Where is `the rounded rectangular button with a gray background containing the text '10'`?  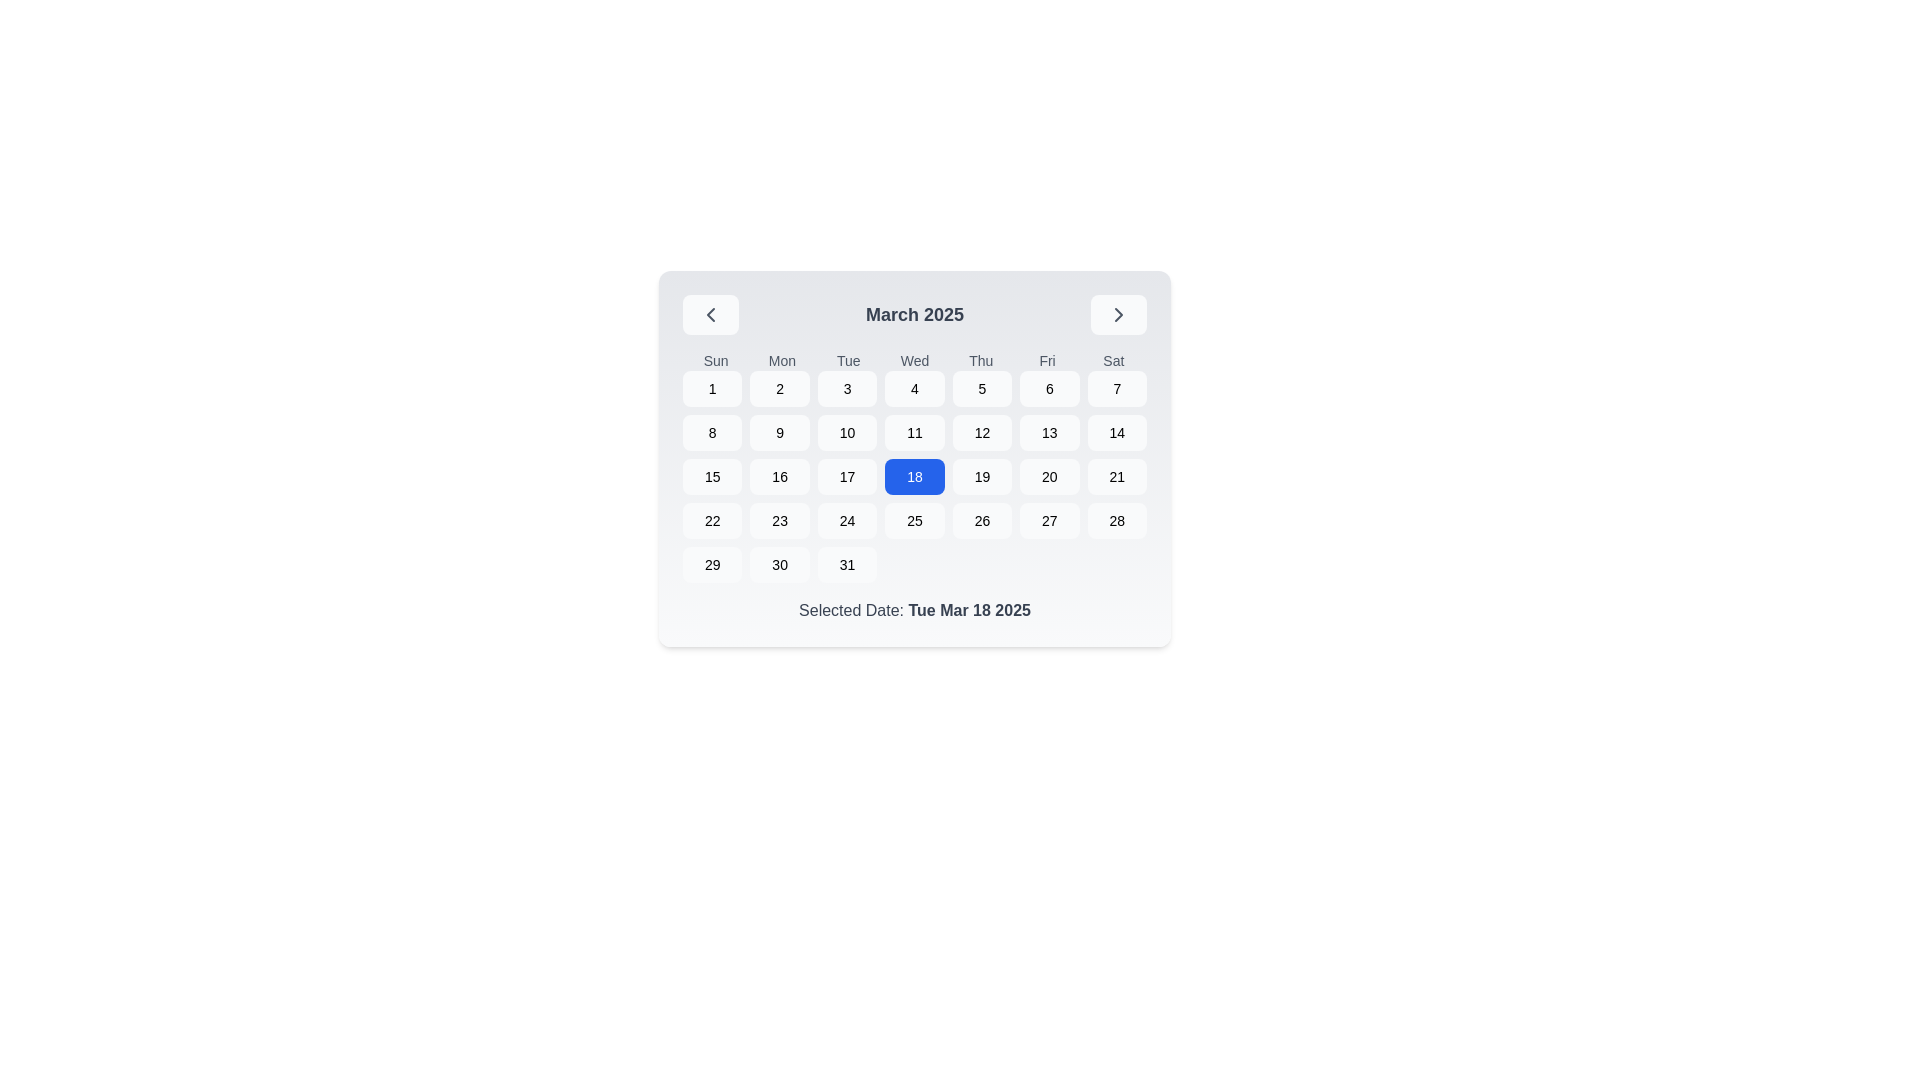
the rounded rectangular button with a gray background containing the text '10' is located at coordinates (847, 431).